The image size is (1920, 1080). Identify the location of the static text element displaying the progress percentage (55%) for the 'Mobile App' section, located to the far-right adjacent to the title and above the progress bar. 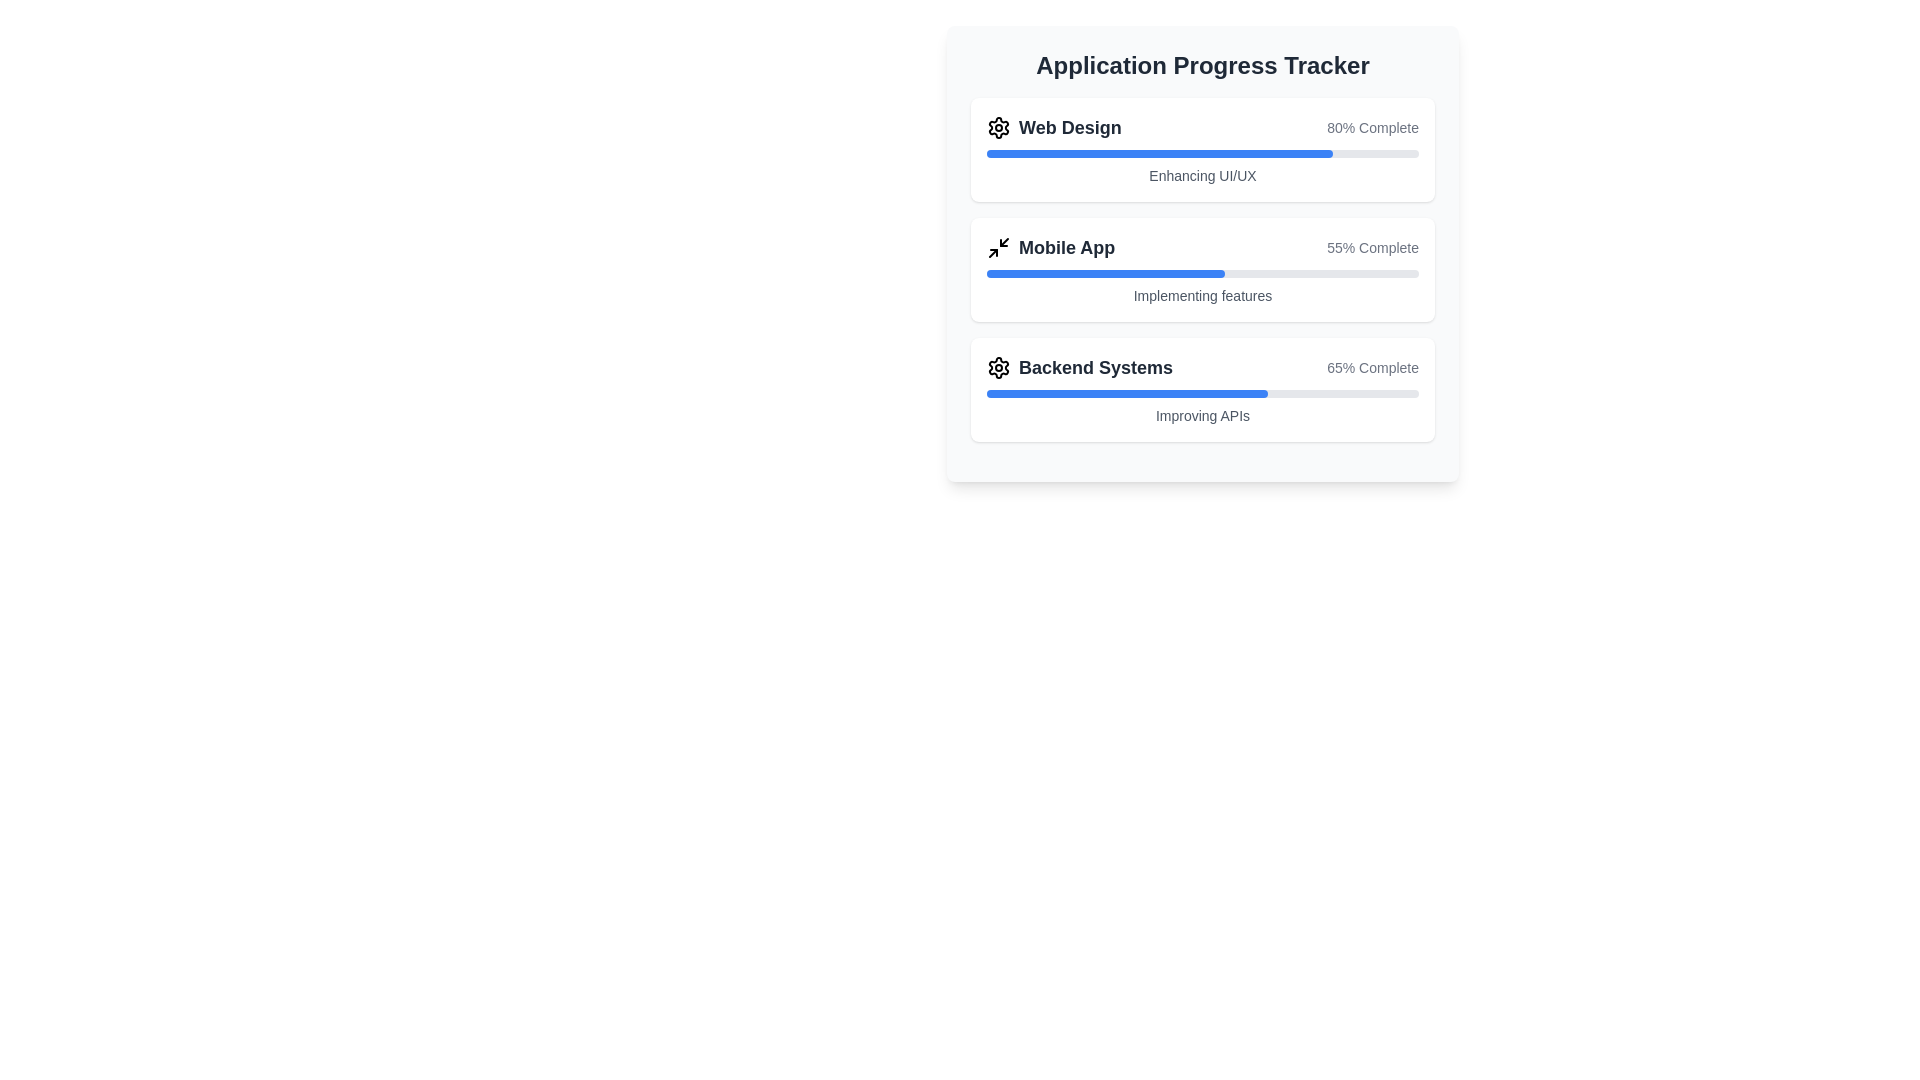
(1371, 246).